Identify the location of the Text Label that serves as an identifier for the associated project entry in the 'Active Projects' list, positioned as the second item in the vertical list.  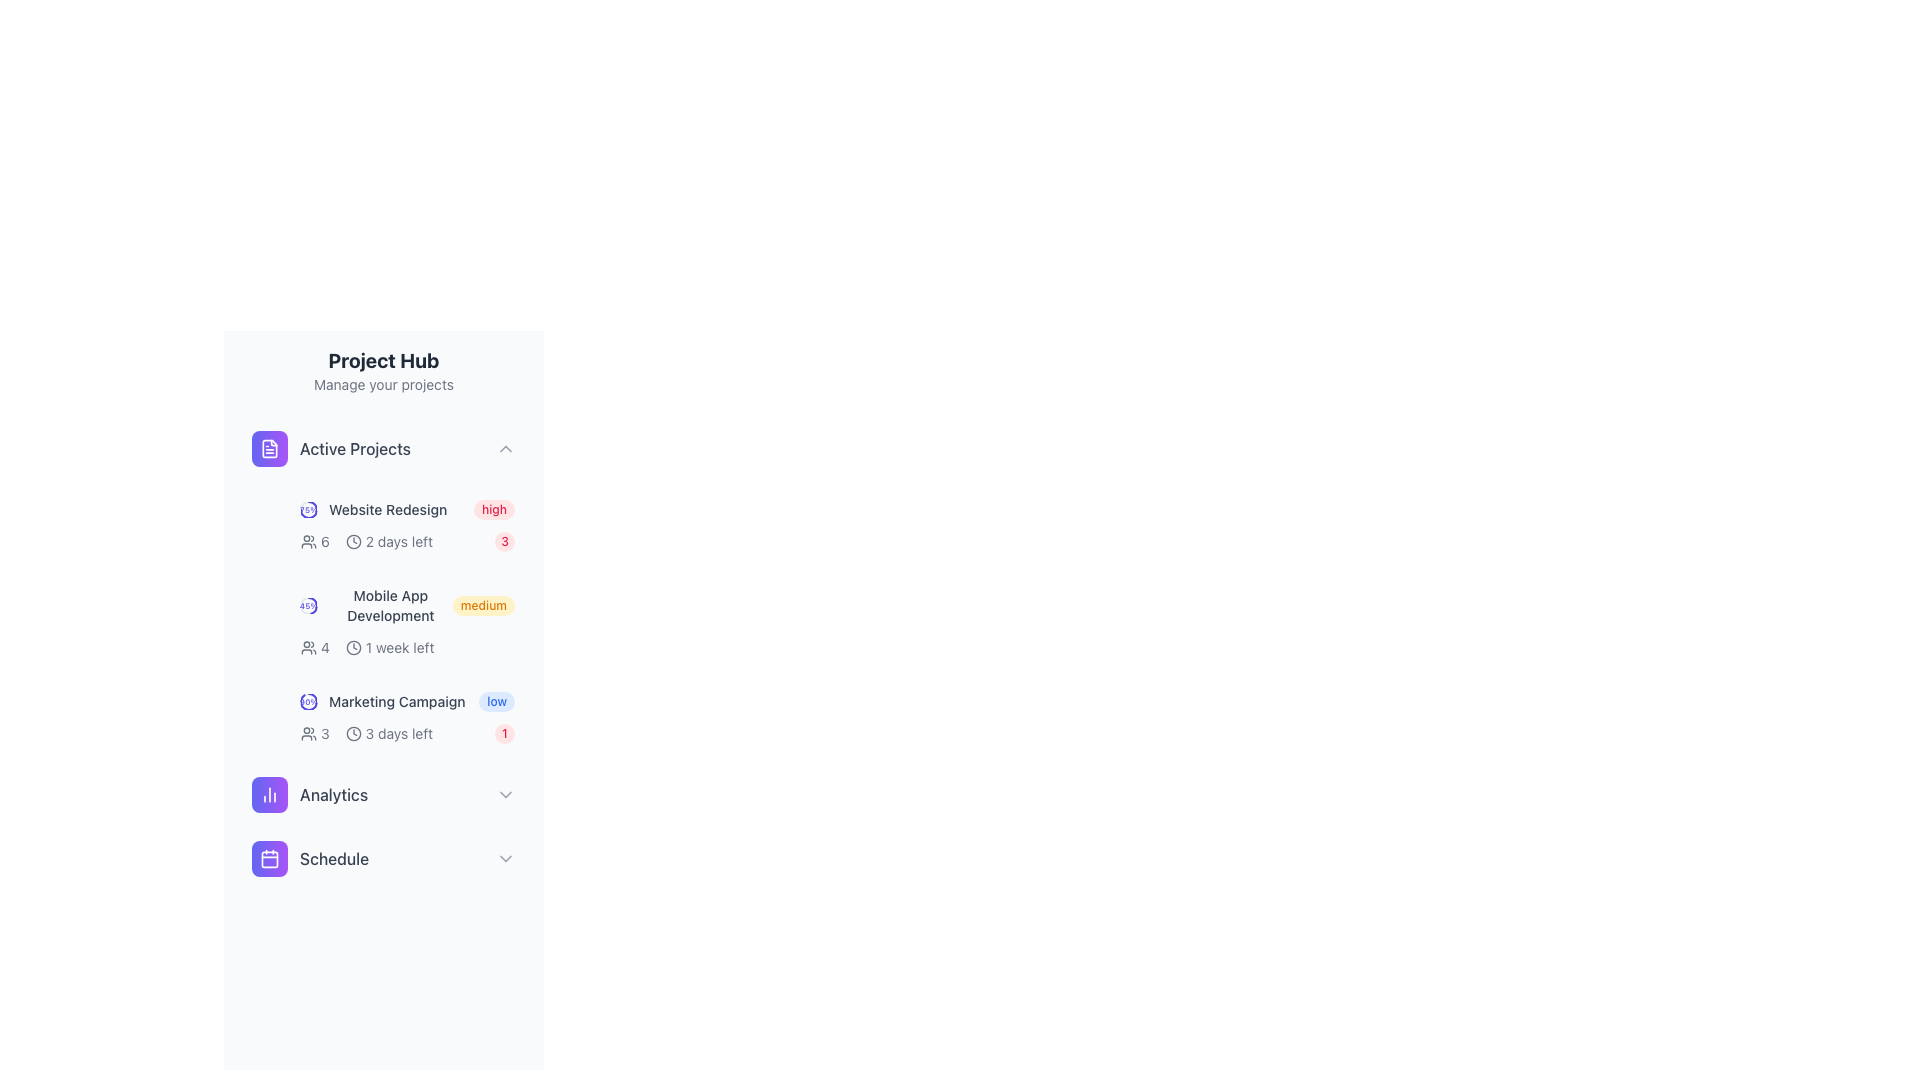
(388, 508).